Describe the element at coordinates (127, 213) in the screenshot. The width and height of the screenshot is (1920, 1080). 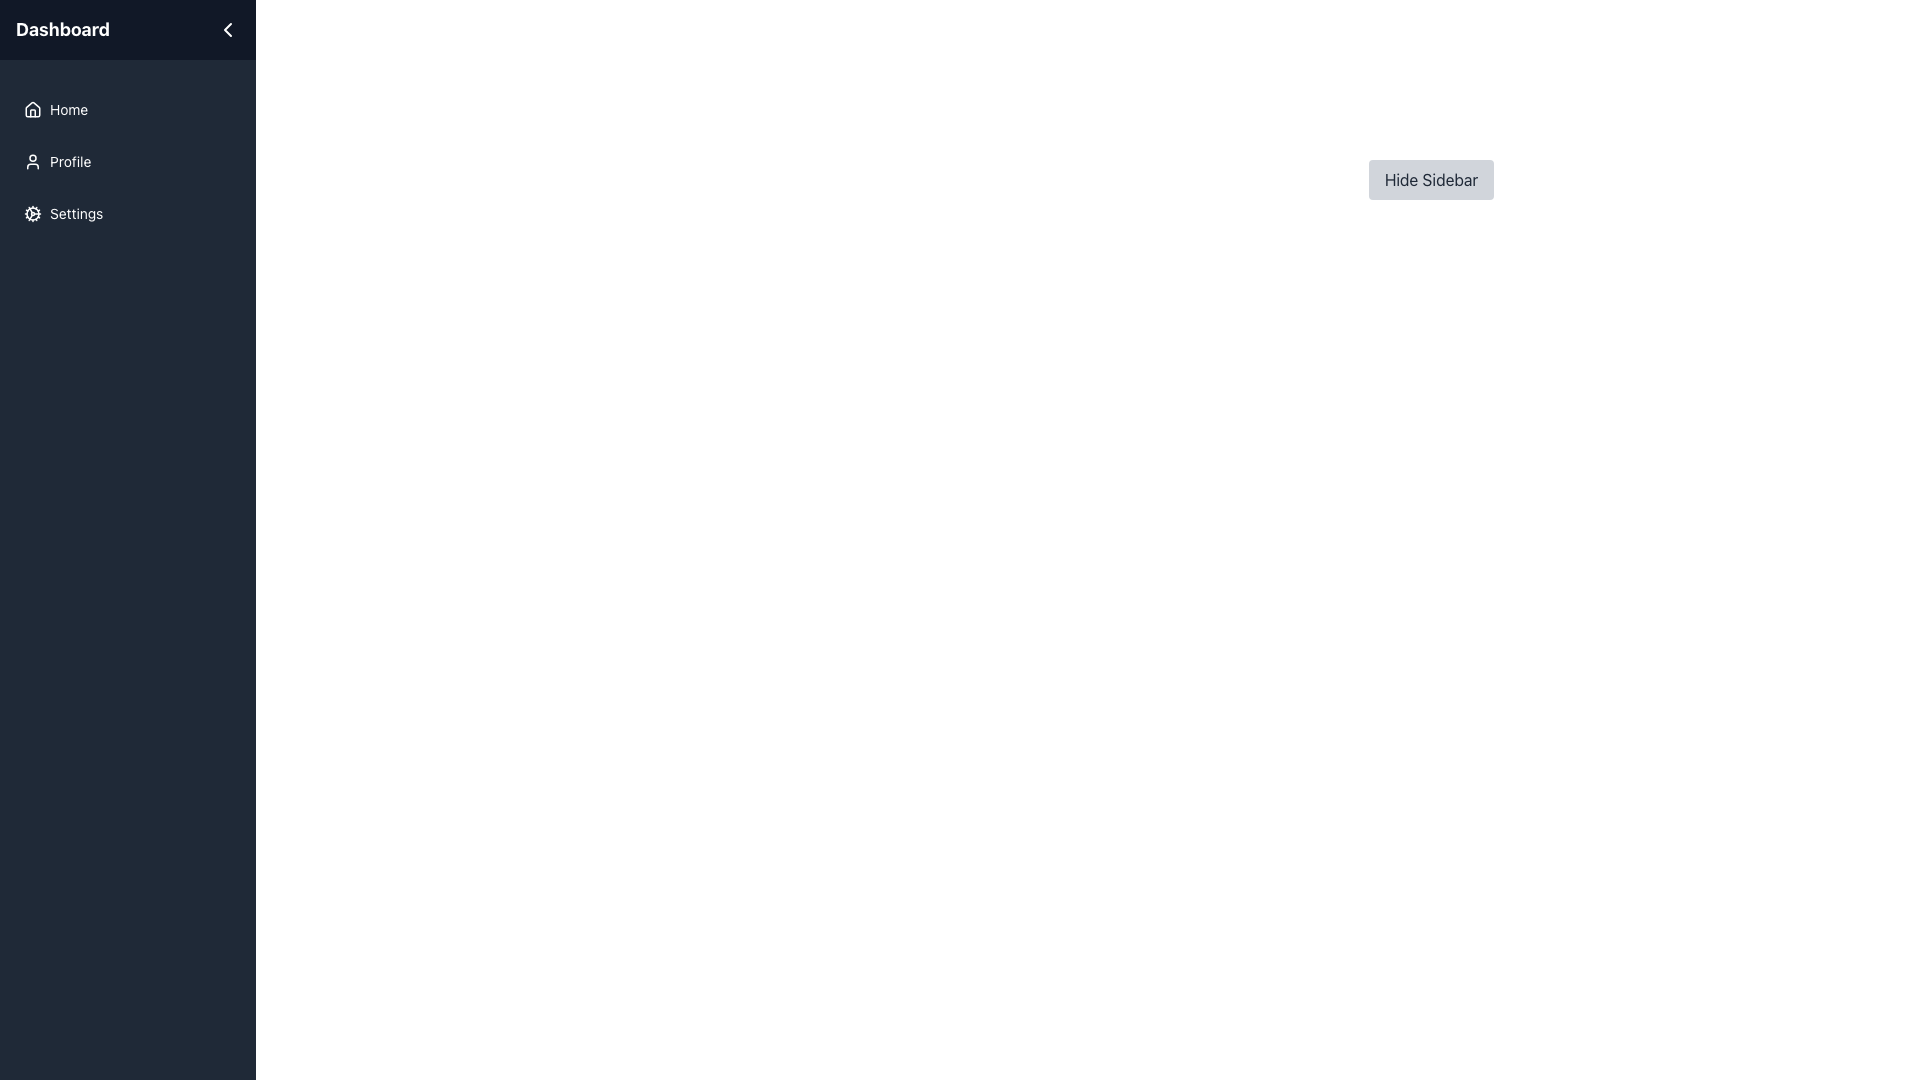
I see `the 'Settings' button located in the vertical list of menu items on the left sidebar, which is the third item in the list after 'Home' and 'Profile'` at that location.